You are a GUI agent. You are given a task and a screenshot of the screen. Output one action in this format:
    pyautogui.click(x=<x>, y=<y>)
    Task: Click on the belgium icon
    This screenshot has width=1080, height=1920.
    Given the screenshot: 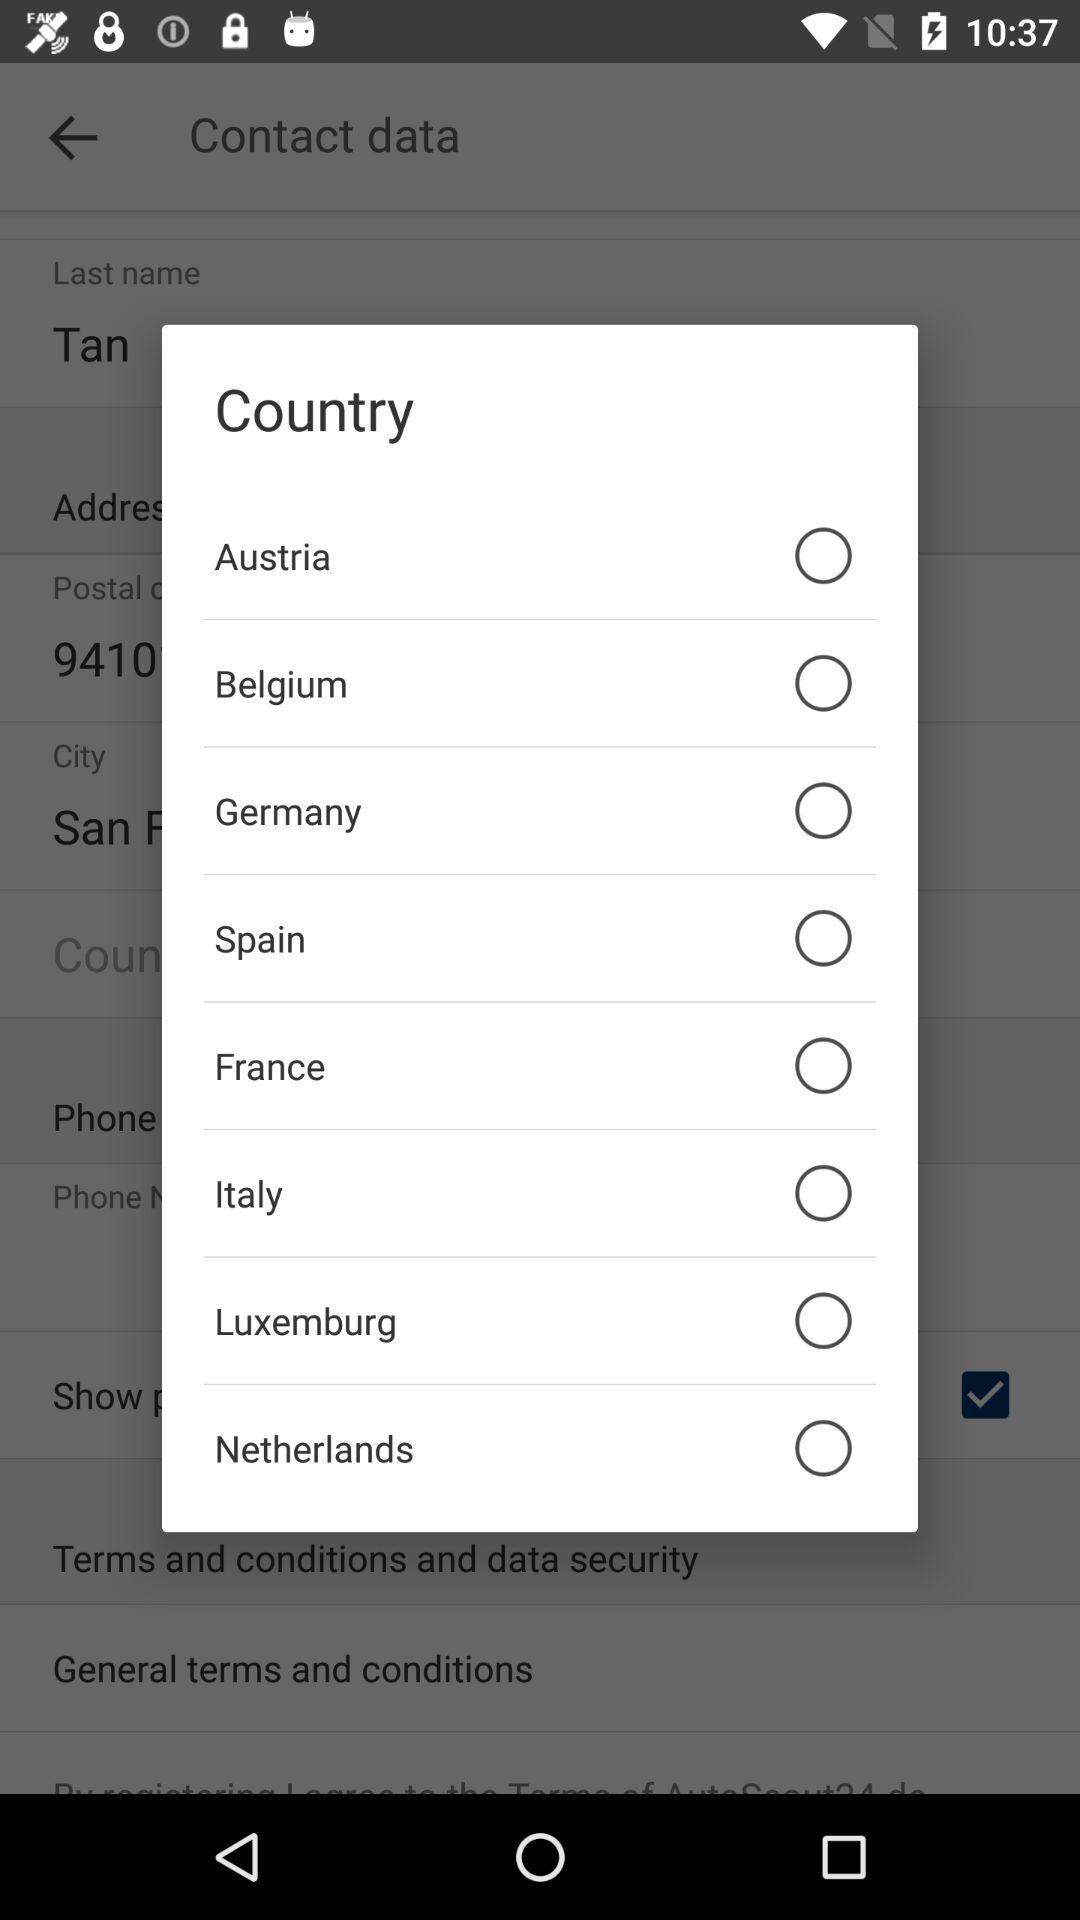 What is the action you would take?
    pyautogui.click(x=540, y=683)
    